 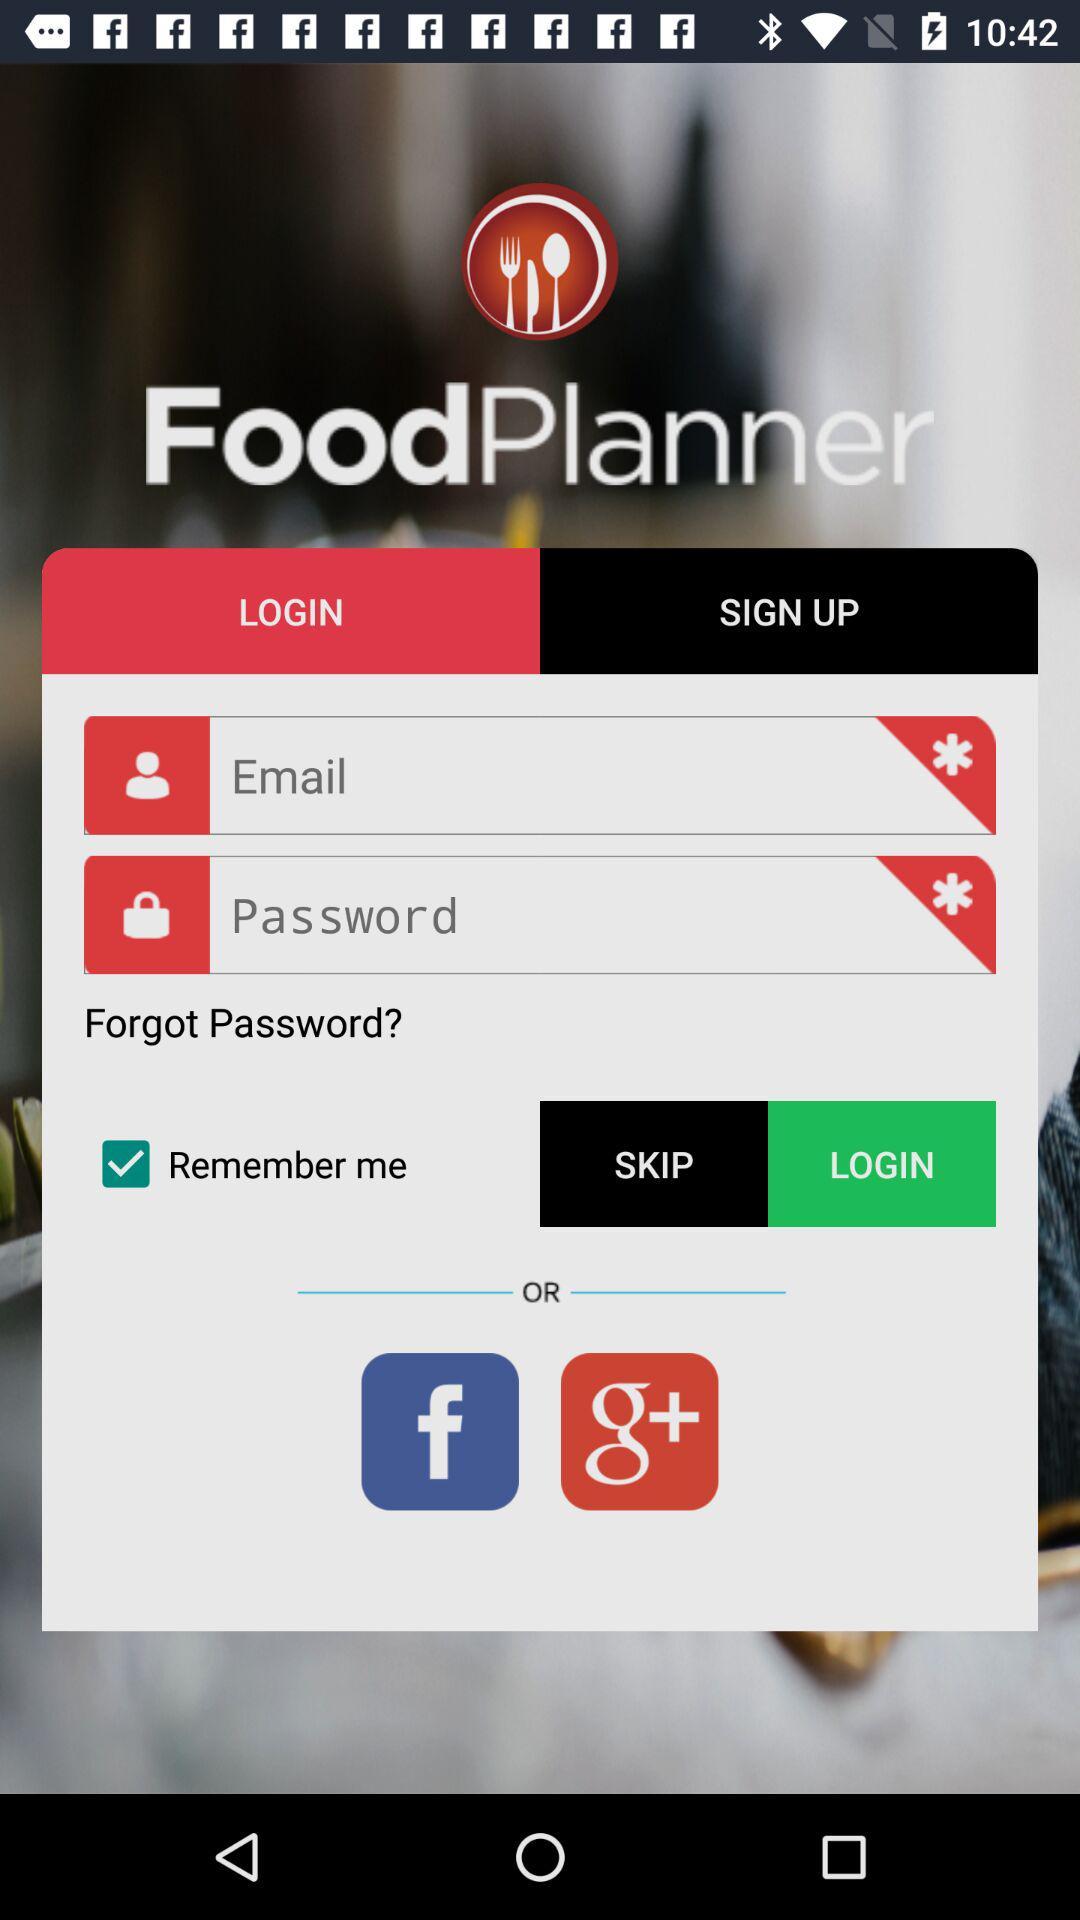 I want to click on the sign up item, so click(x=788, y=610).